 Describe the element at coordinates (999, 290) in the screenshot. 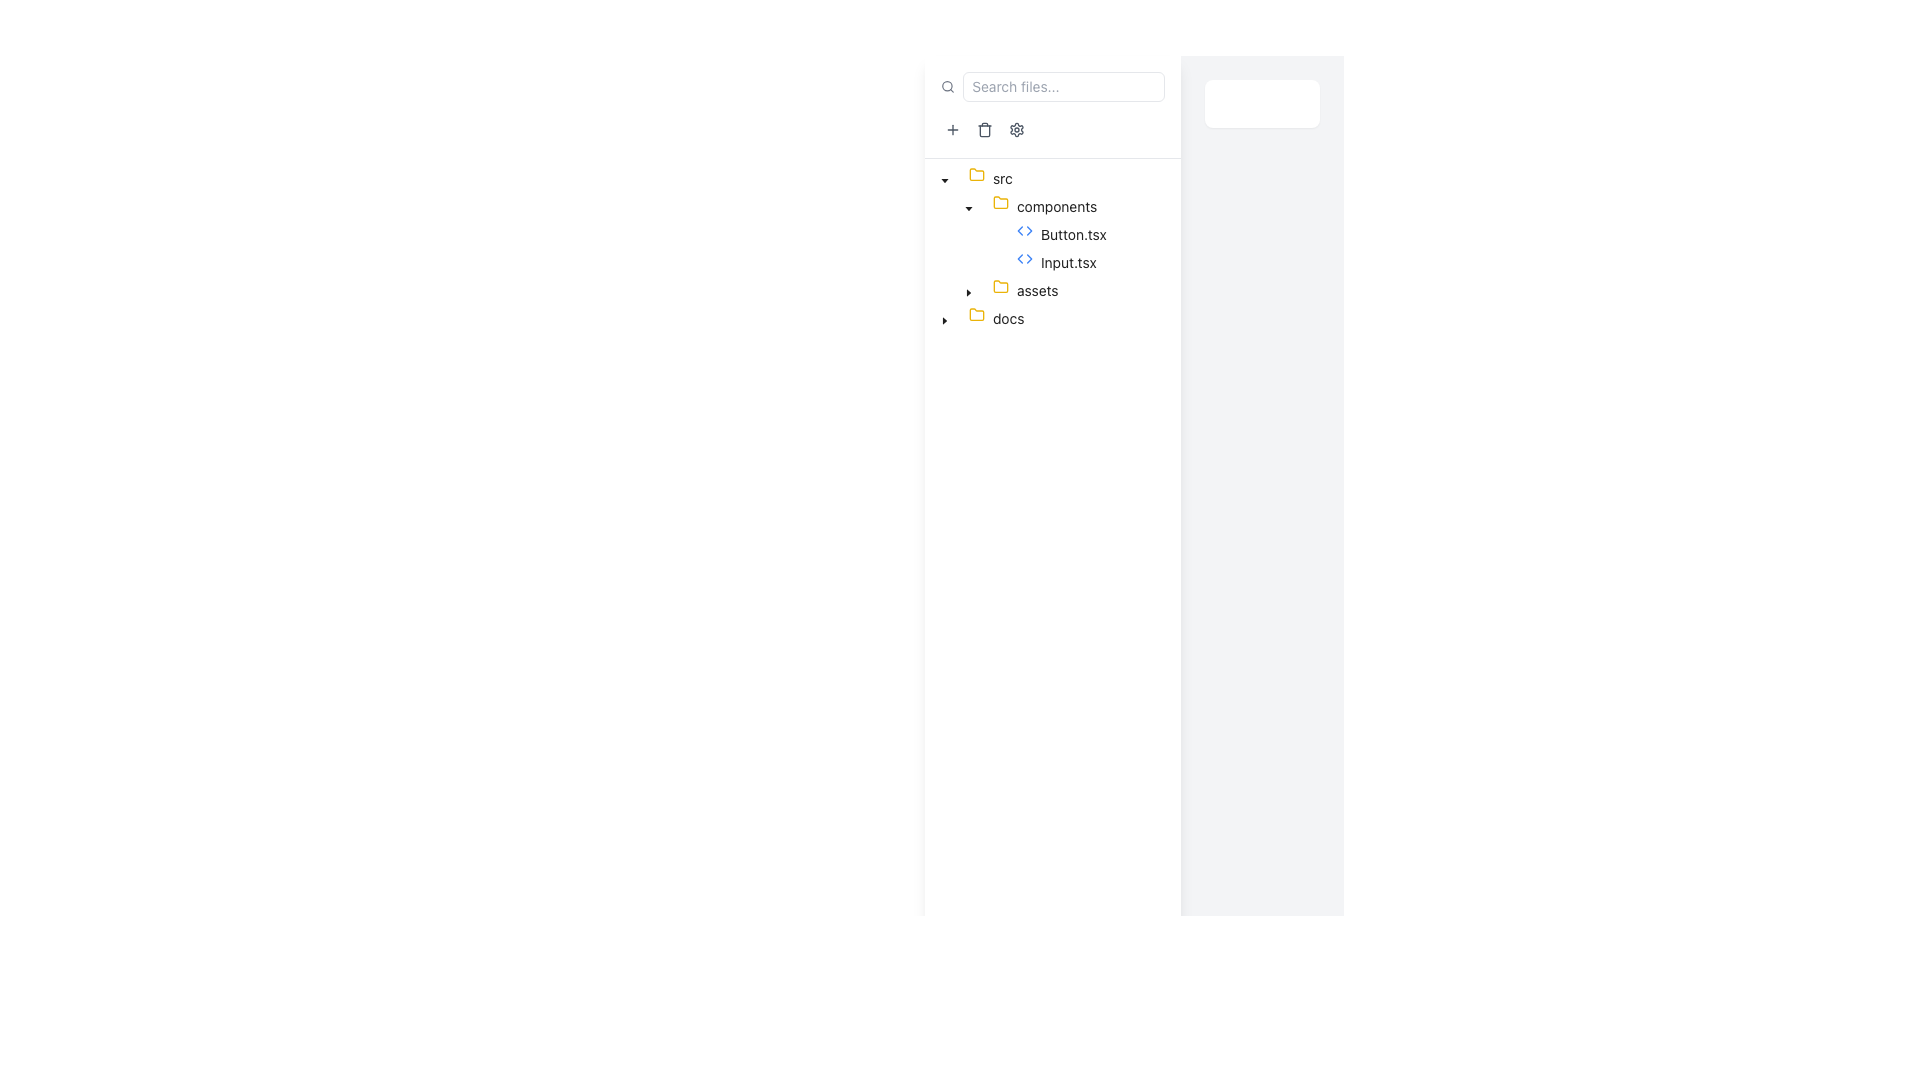

I see `the caret of the 'assets' folder in the Tree view` at that location.